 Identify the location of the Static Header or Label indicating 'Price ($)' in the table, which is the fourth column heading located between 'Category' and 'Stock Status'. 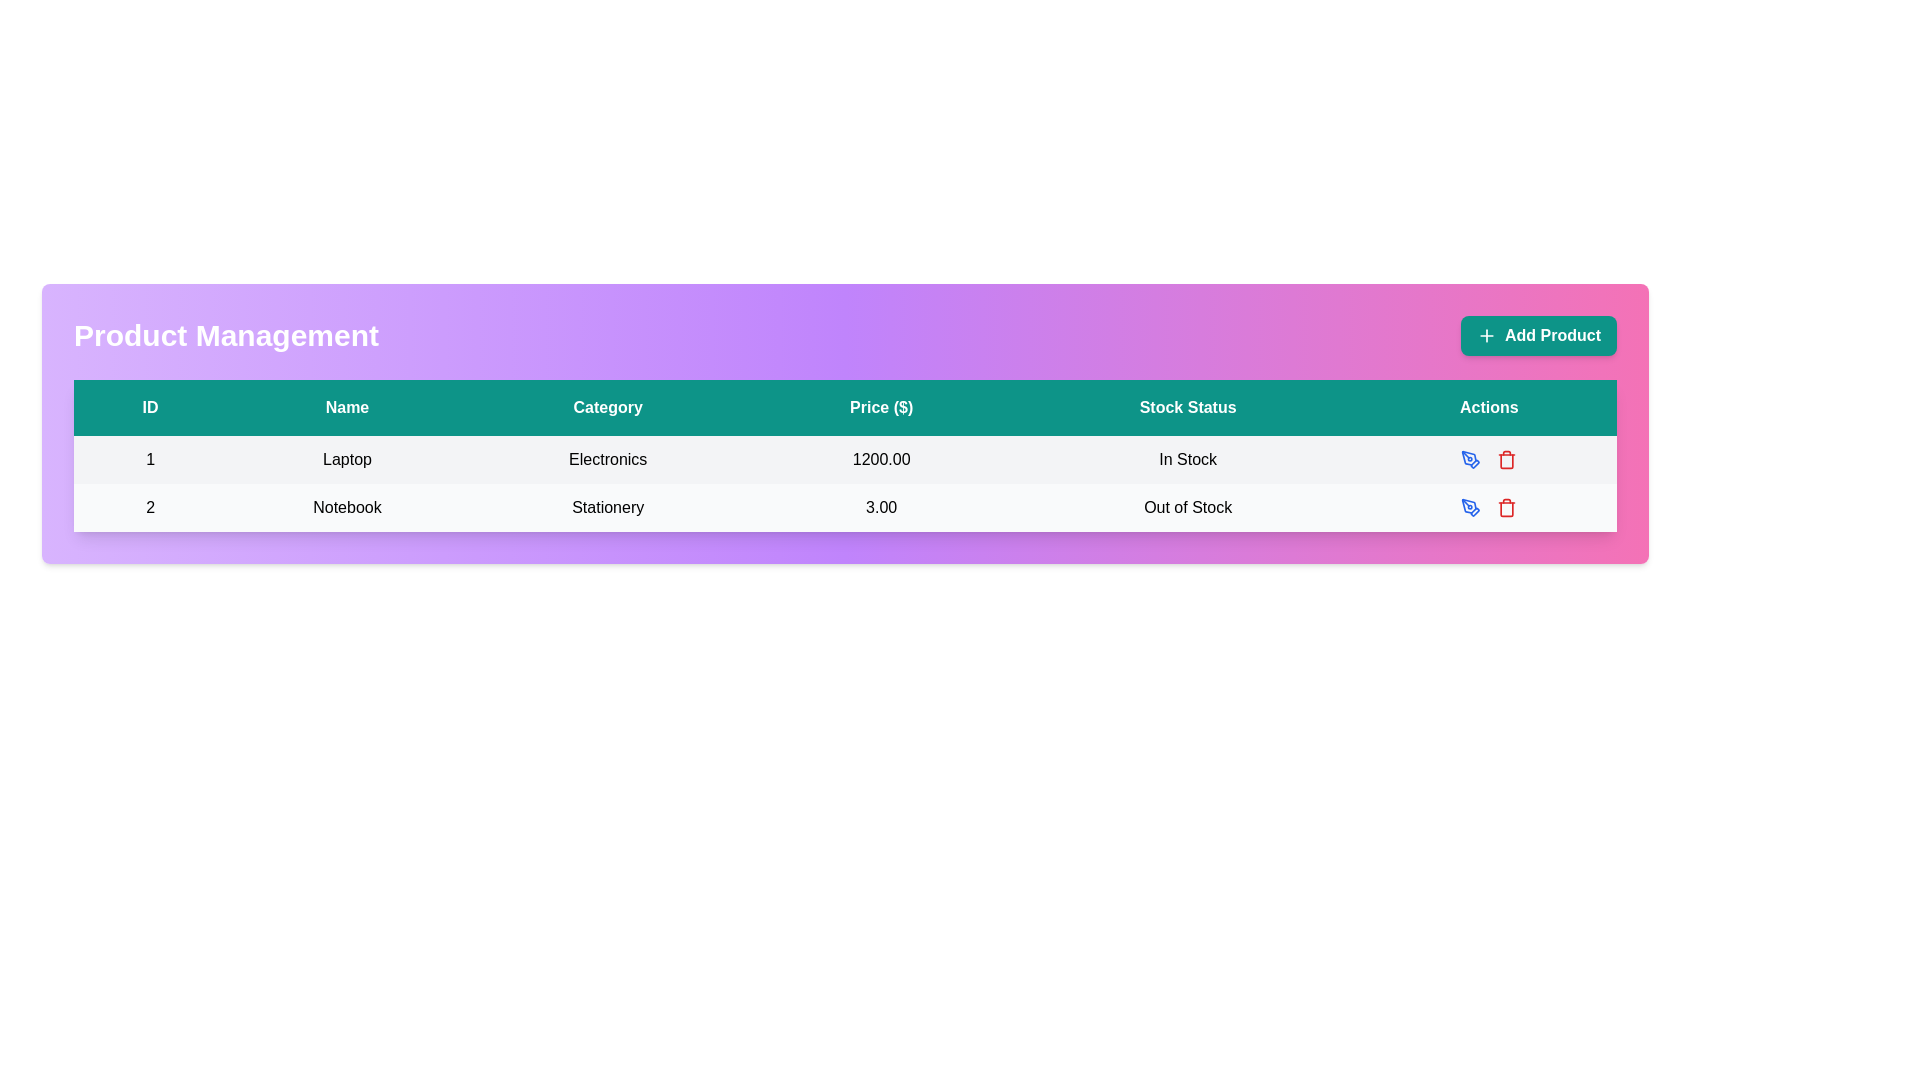
(880, 407).